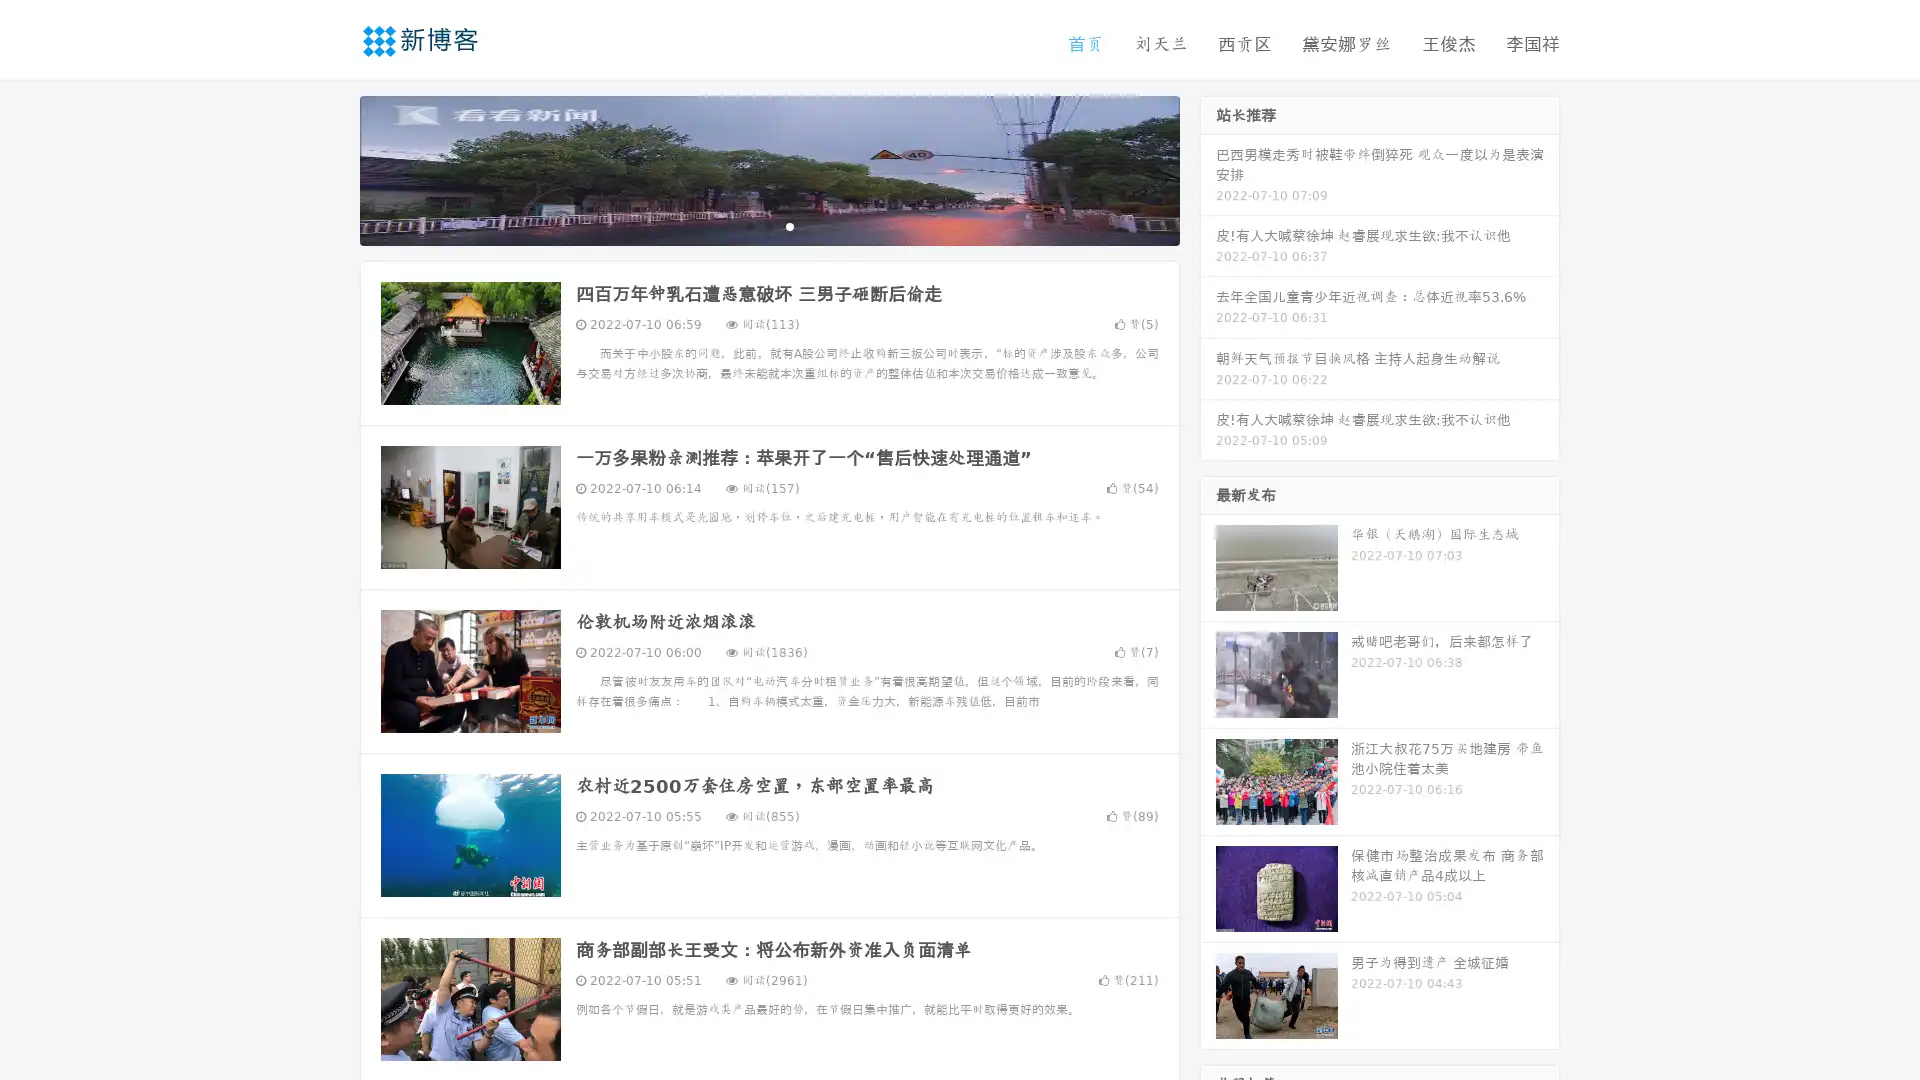  Describe the element at coordinates (330, 168) in the screenshot. I see `Previous slide` at that location.